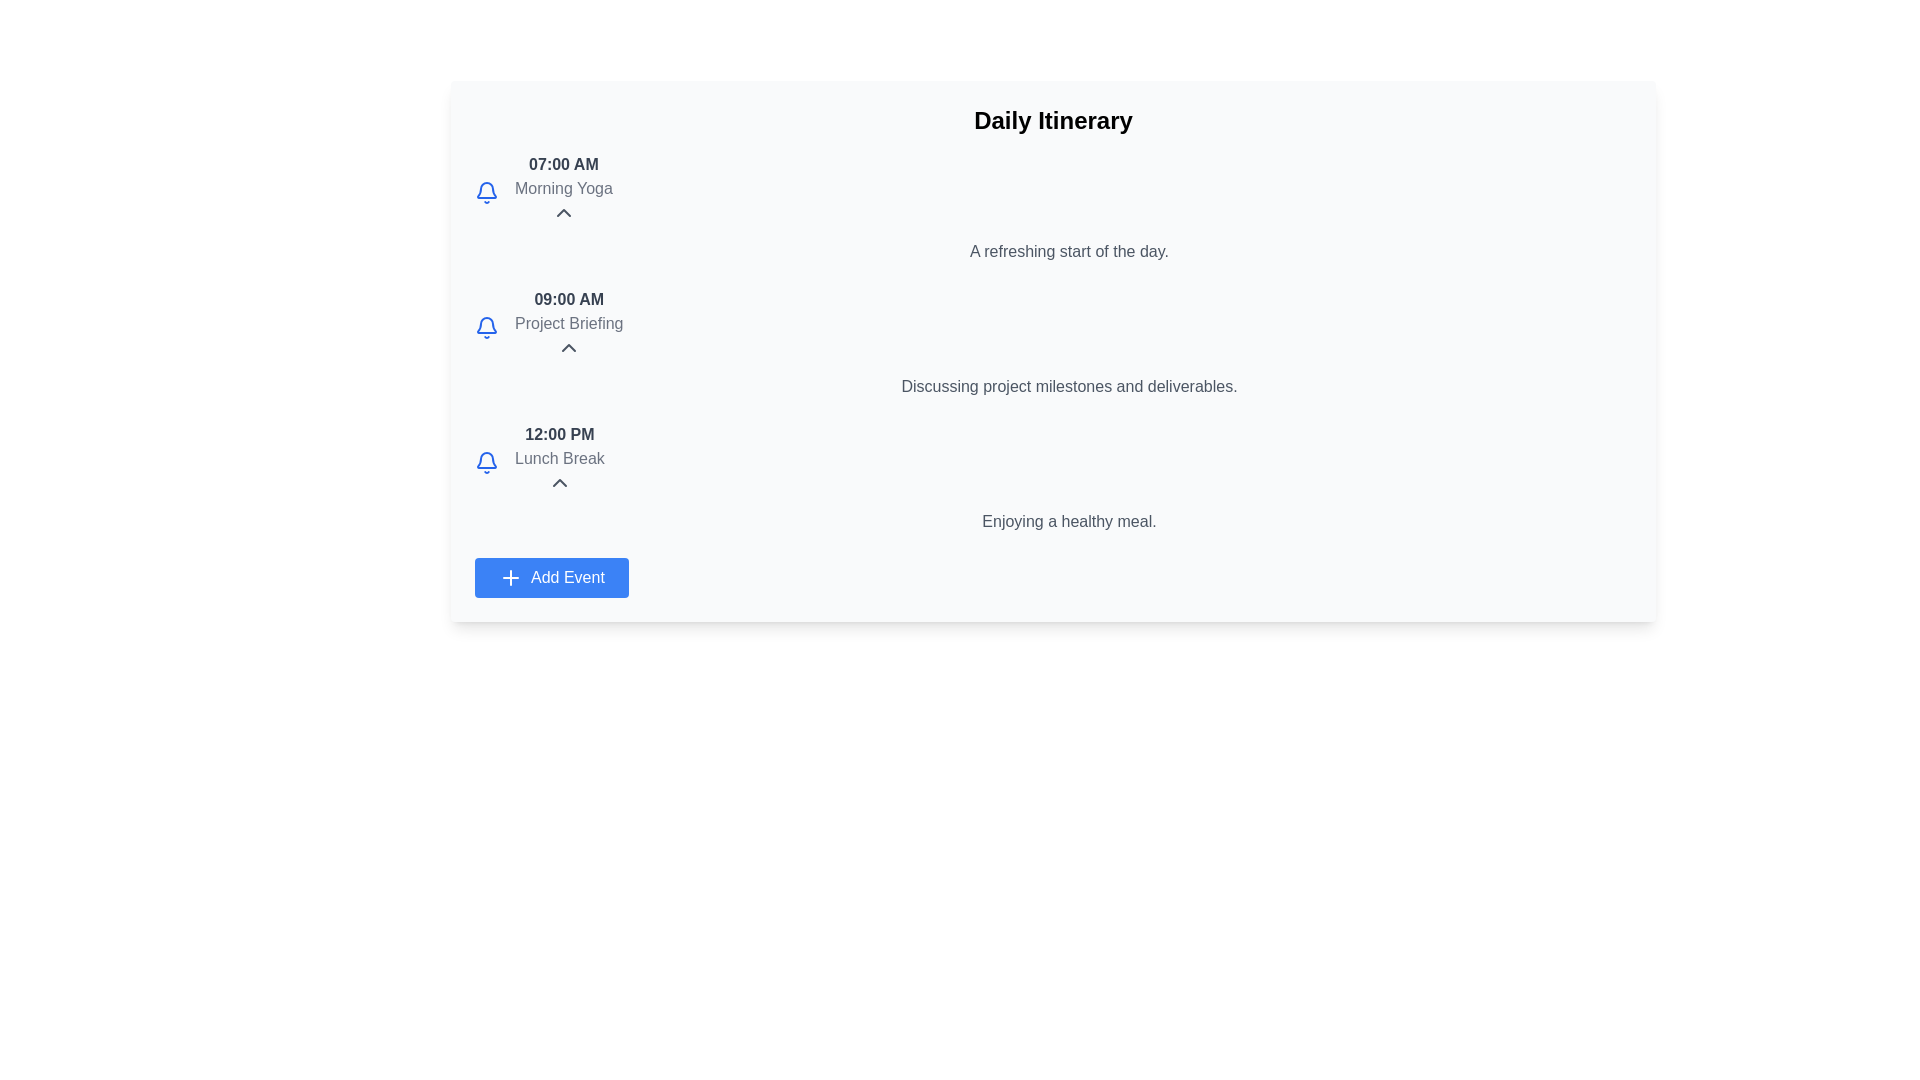 The width and height of the screenshot is (1920, 1080). I want to click on the label displaying the time '12:00 PM' in bold black font within the 'Daily Itinerary' panel, located in the third time slot above the 'Lunch Break' label, so click(559, 434).